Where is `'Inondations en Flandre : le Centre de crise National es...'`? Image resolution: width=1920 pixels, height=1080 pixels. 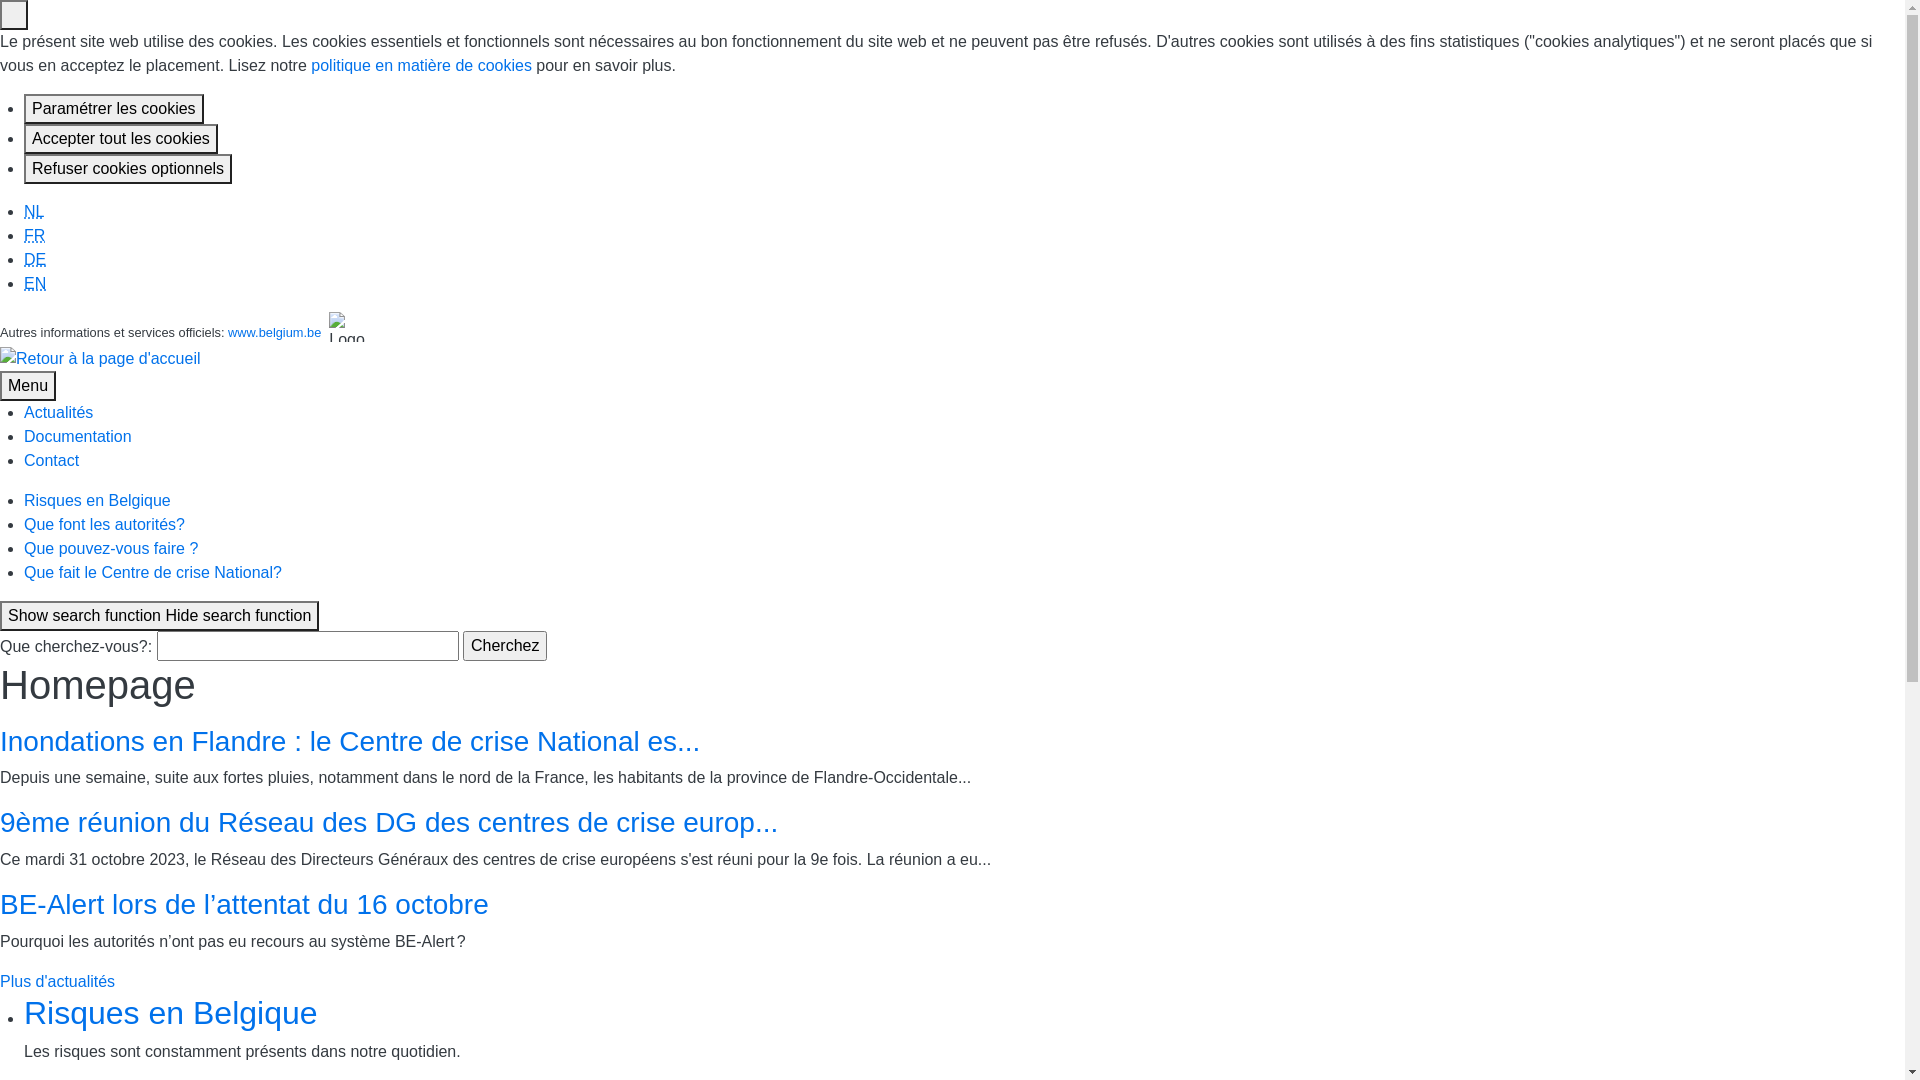
'Inondations en Flandre : le Centre de crise National es...' is located at coordinates (350, 741).